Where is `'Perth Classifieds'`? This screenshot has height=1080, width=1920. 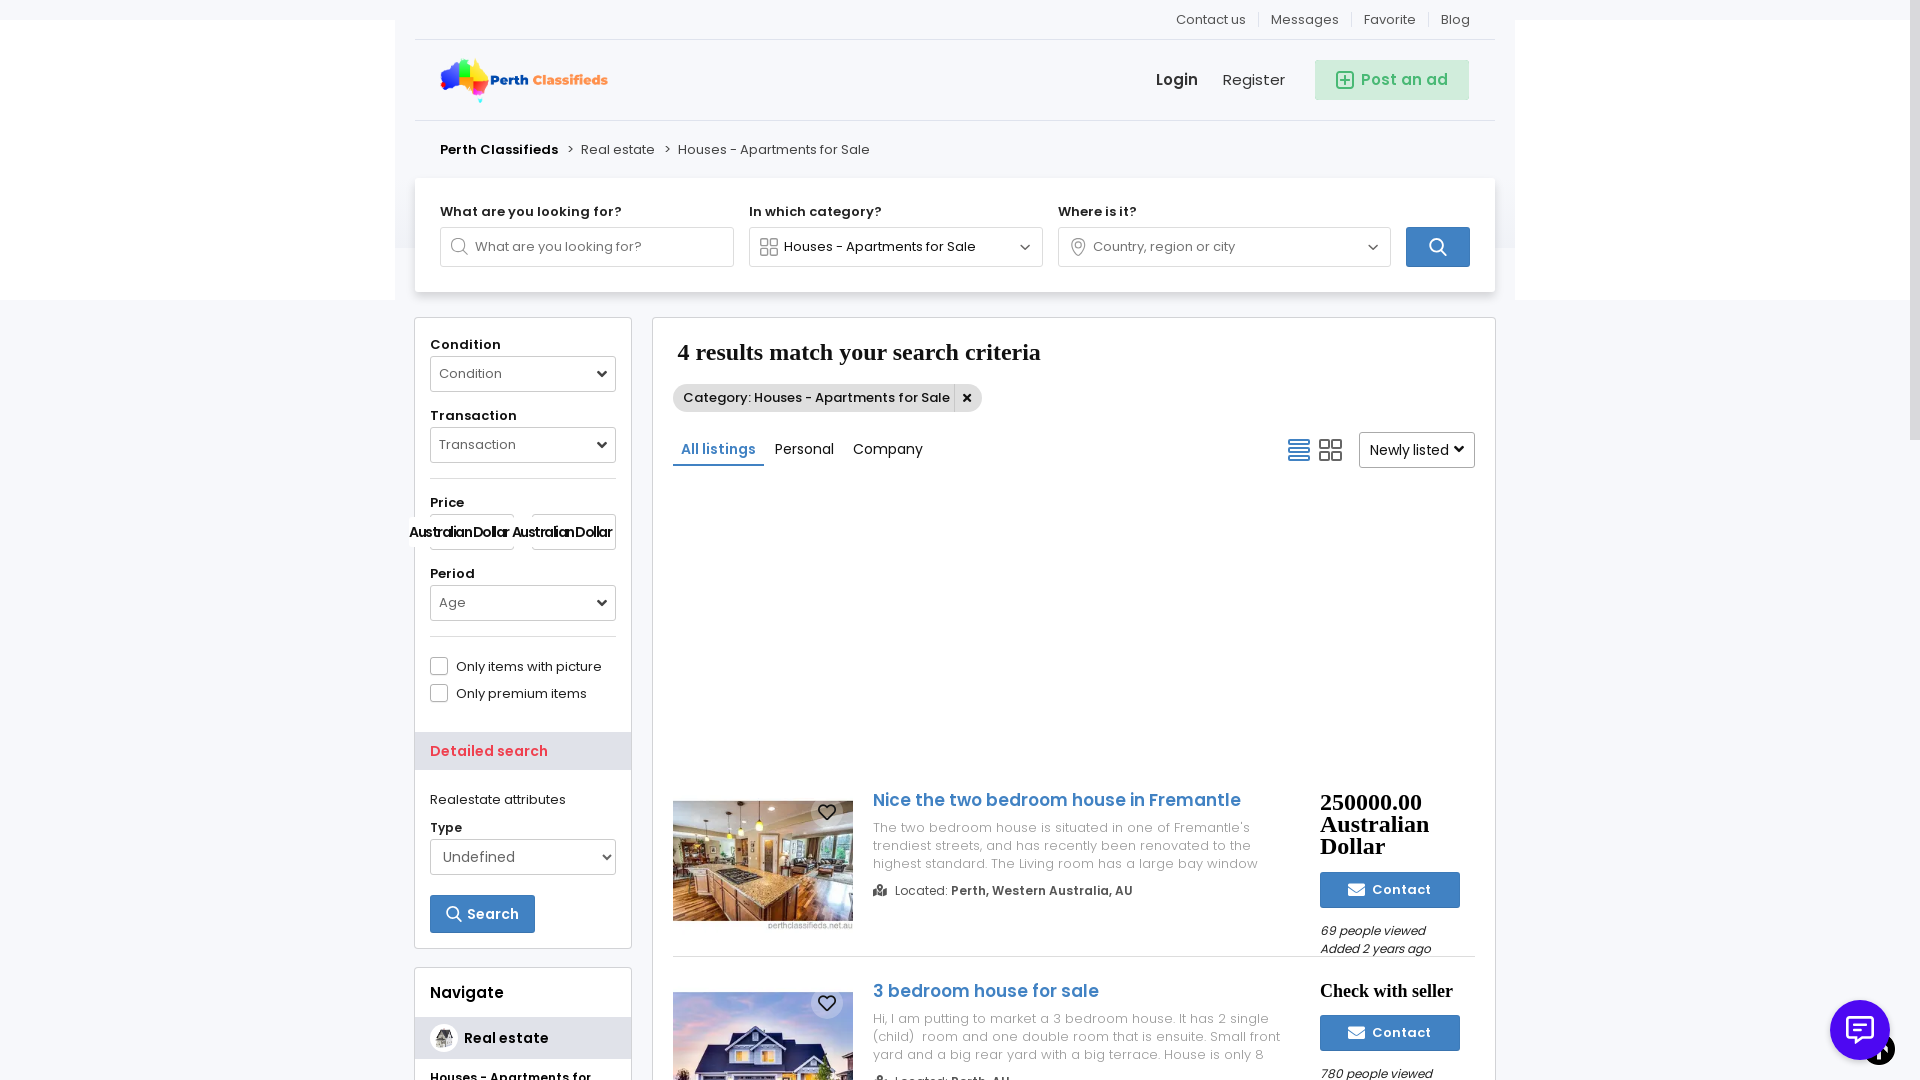
'Perth Classifieds' is located at coordinates (439, 149).